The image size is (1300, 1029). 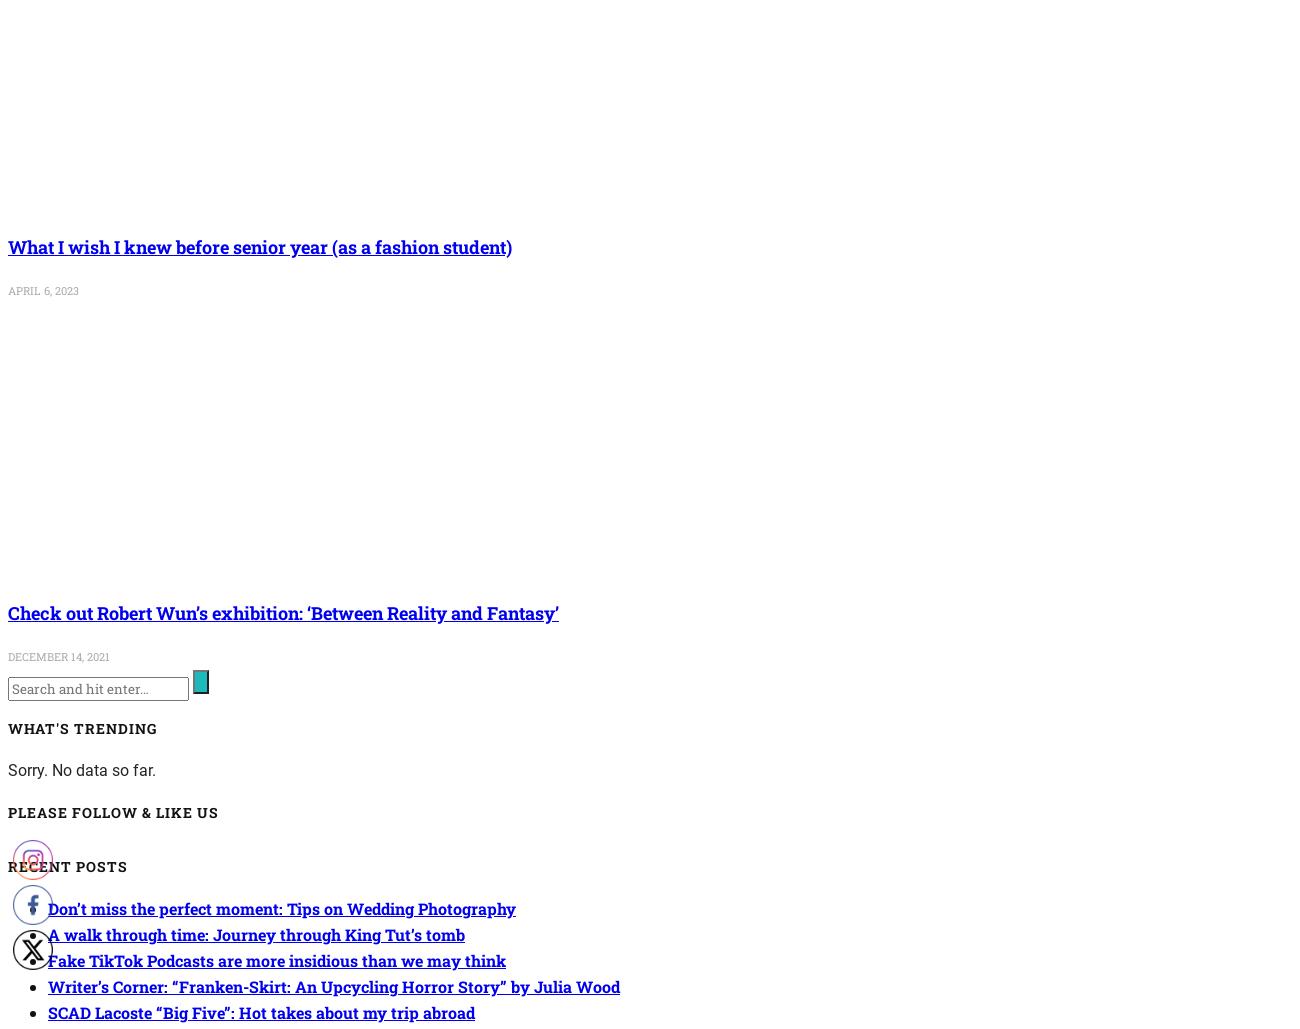 I want to click on 'What's Trending', so click(x=7, y=726).